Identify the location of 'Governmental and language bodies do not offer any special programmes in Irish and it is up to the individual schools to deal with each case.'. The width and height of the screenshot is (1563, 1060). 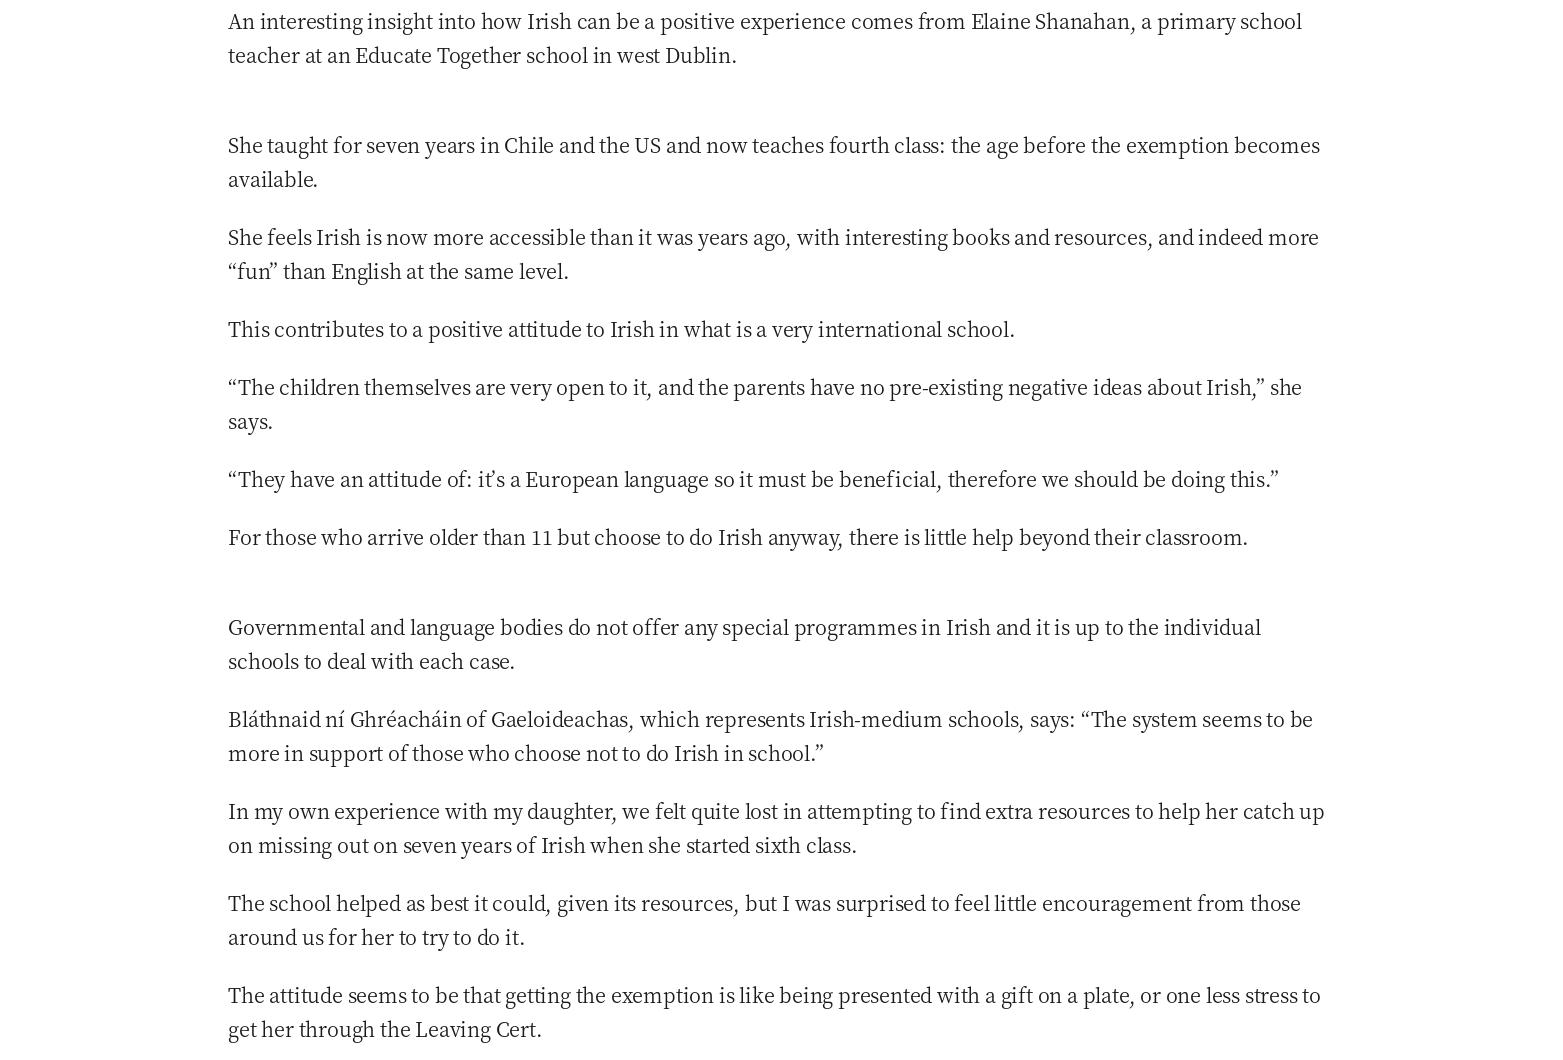
(743, 642).